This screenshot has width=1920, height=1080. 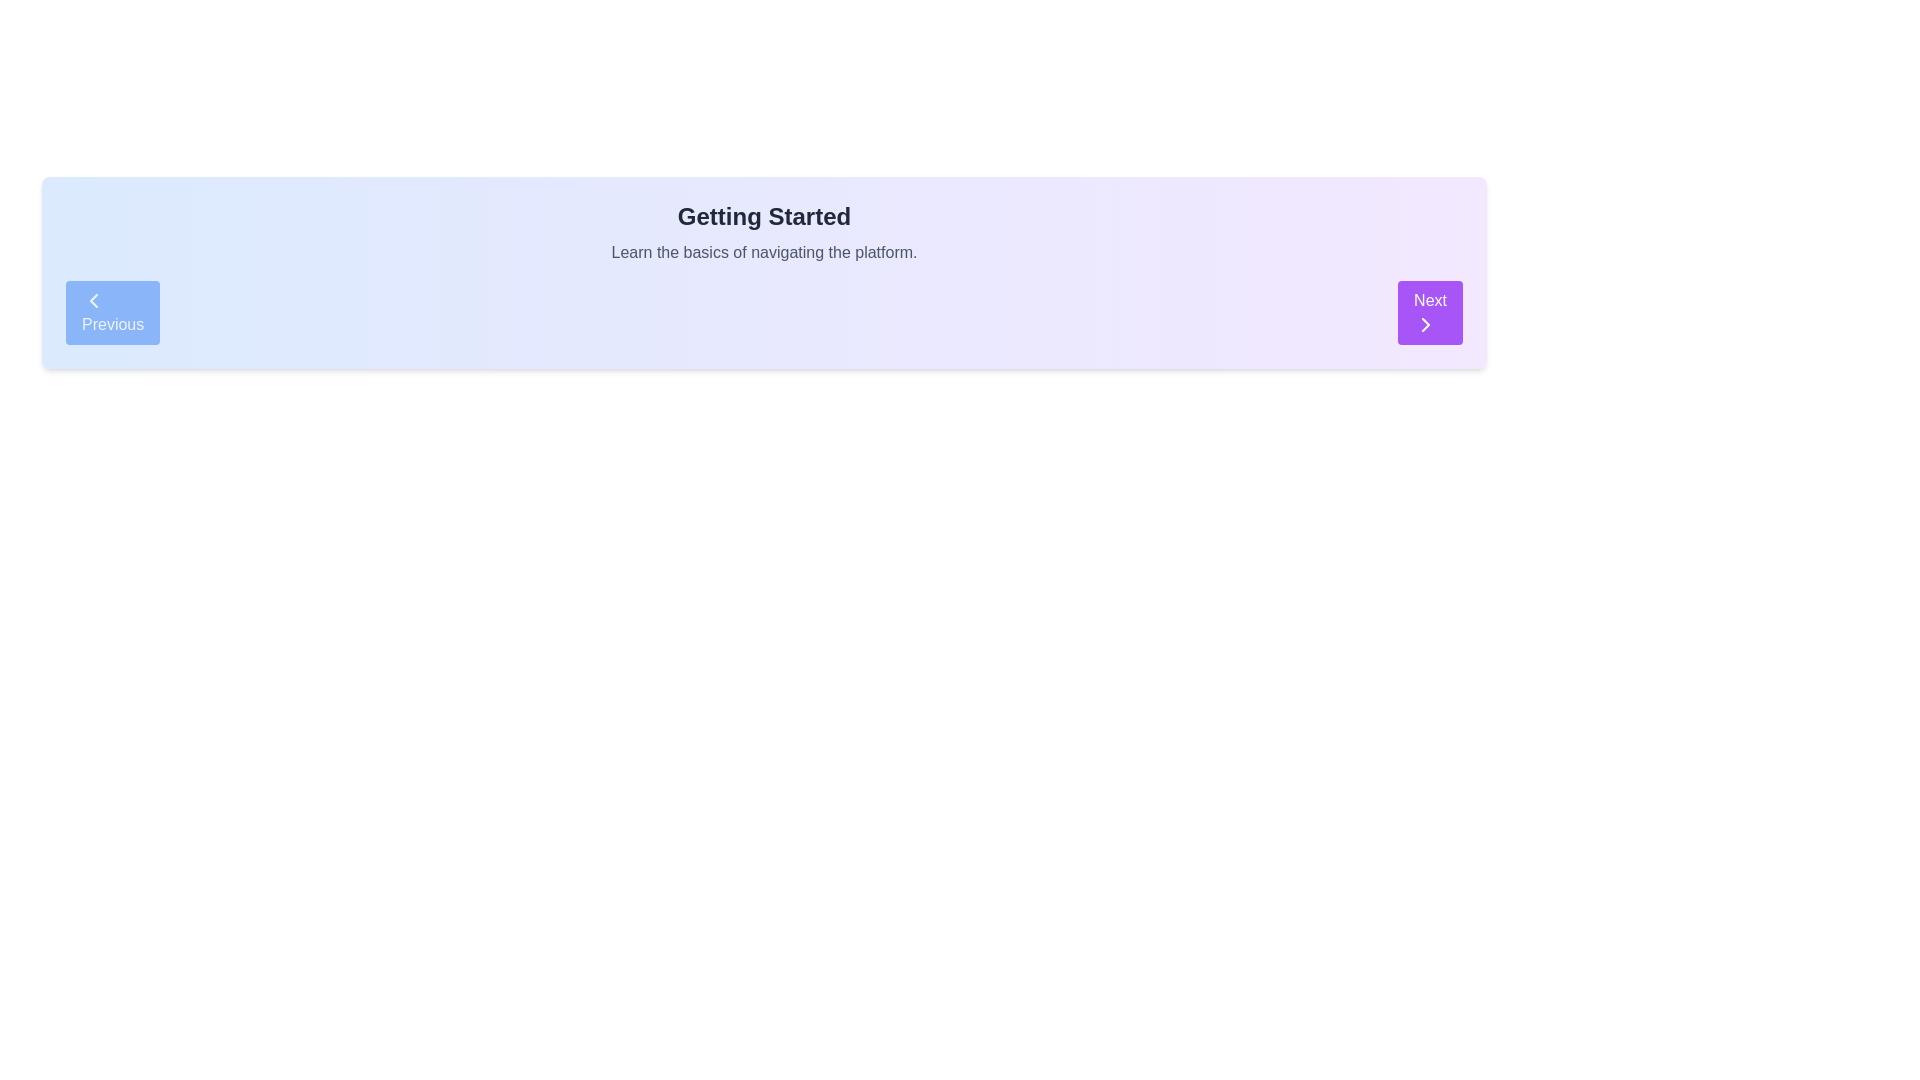 What do you see at coordinates (1429, 312) in the screenshot?
I see `the navigation button located on the right side of the interface` at bounding box center [1429, 312].